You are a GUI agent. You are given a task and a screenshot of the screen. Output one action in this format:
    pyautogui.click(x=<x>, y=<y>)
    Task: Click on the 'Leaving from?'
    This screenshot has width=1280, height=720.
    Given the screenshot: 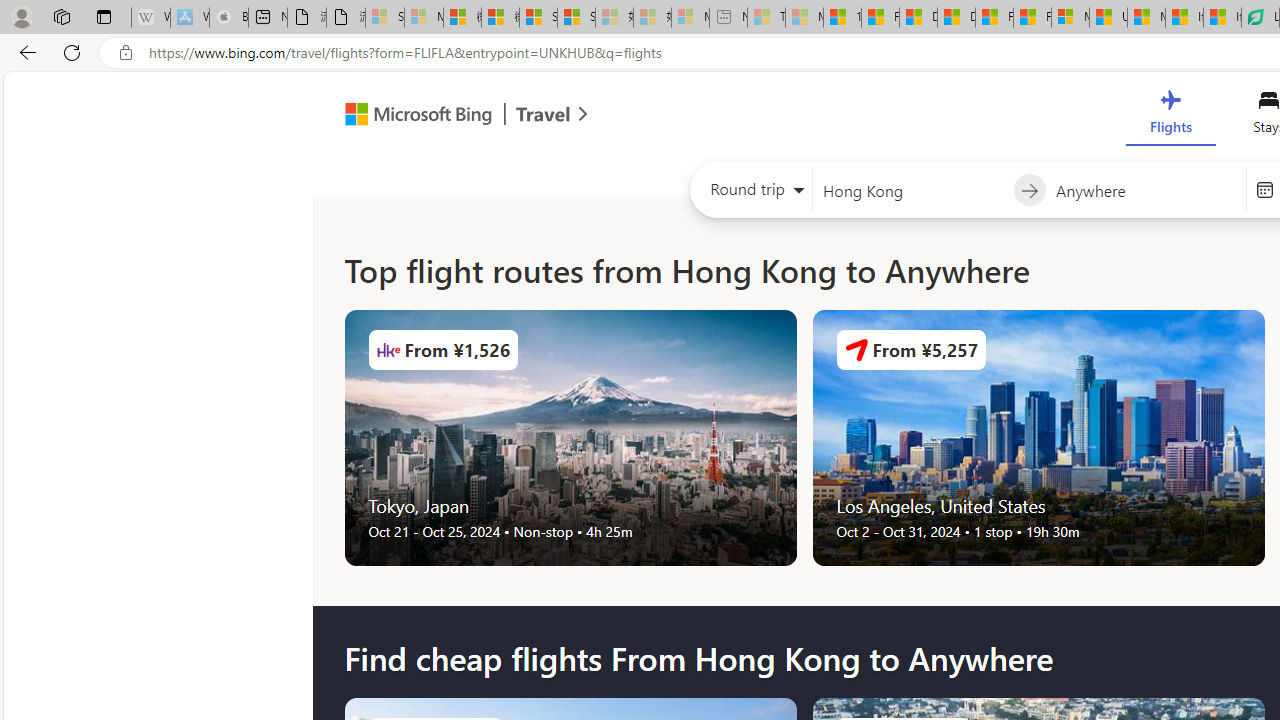 What is the action you would take?
    pyautogui.click(x=911, y=190)
    